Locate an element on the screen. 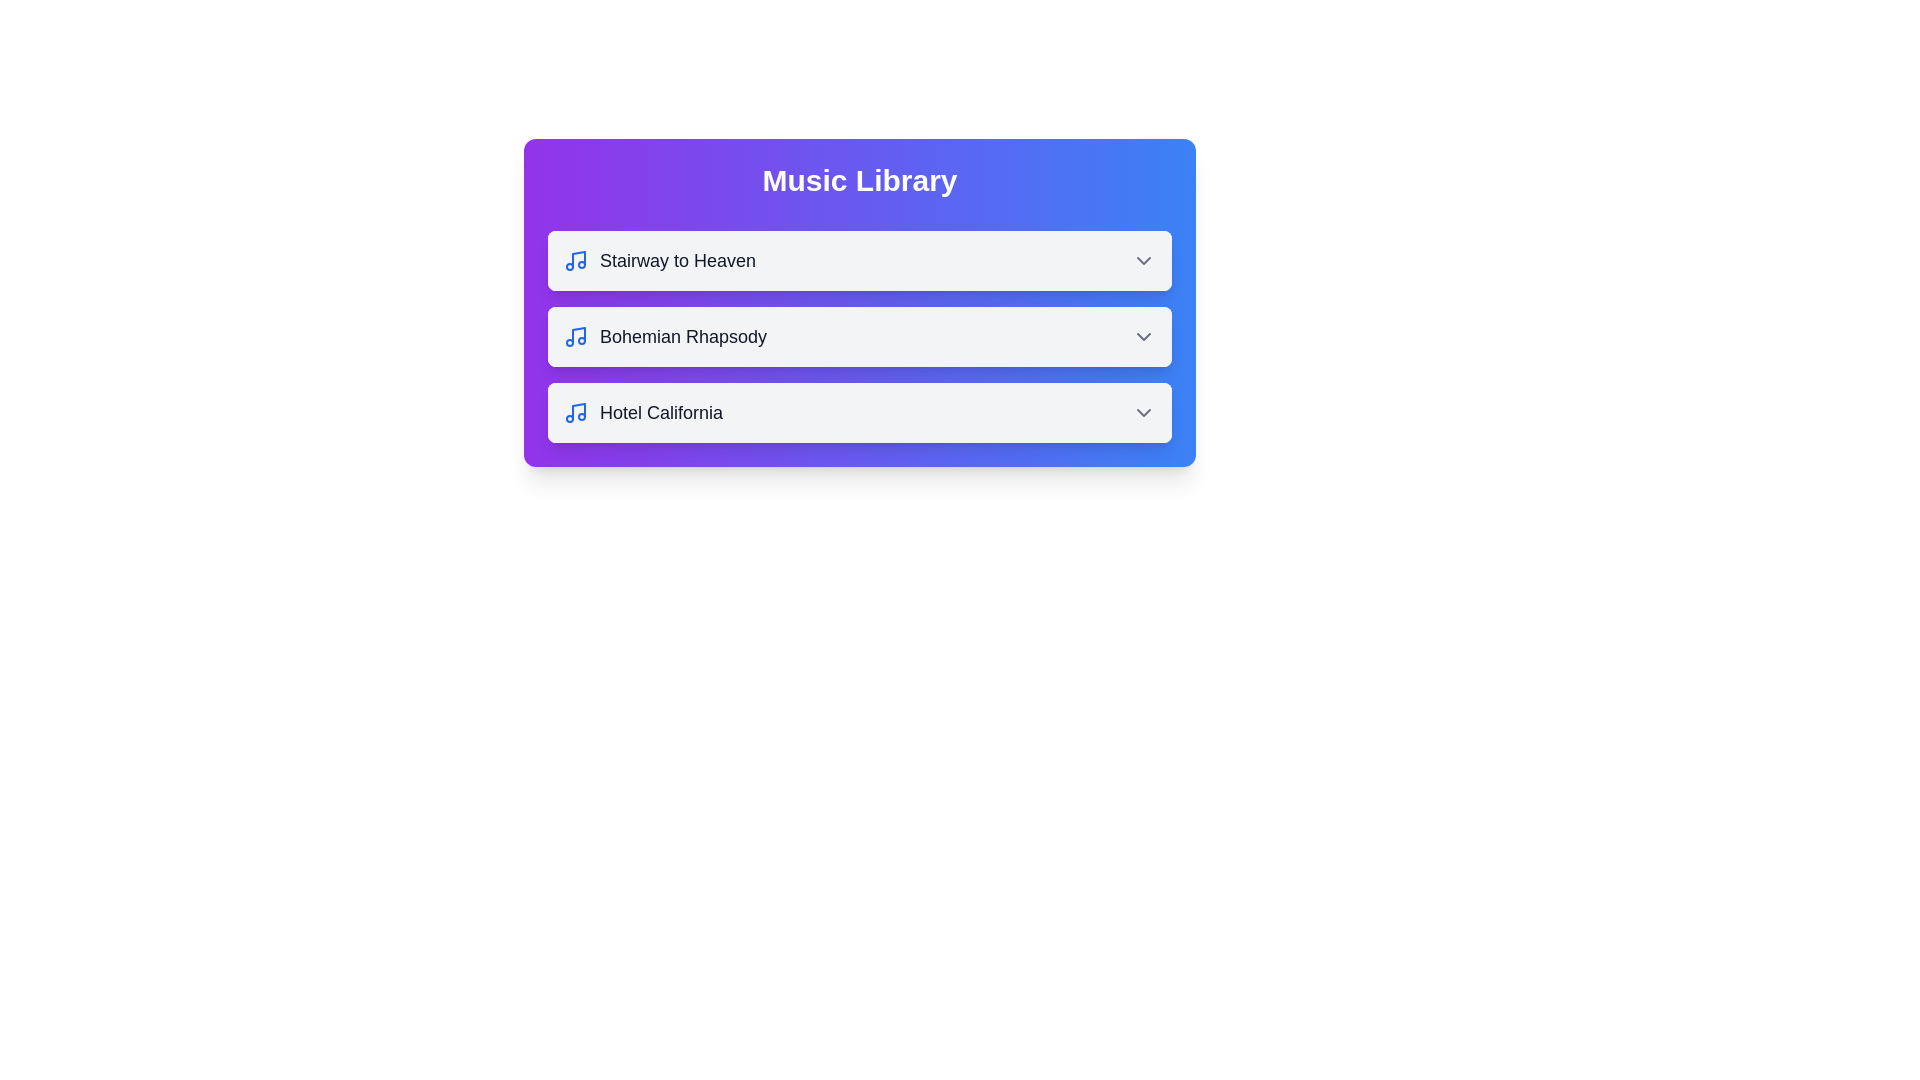 The width and height of the screenshot is (1920, 1080). the static text label 'Hotel California', which is styled in a bold, medium-sized font in dark gray and is part of a list titled 'Music Library' is located at coordinates (661, 411).